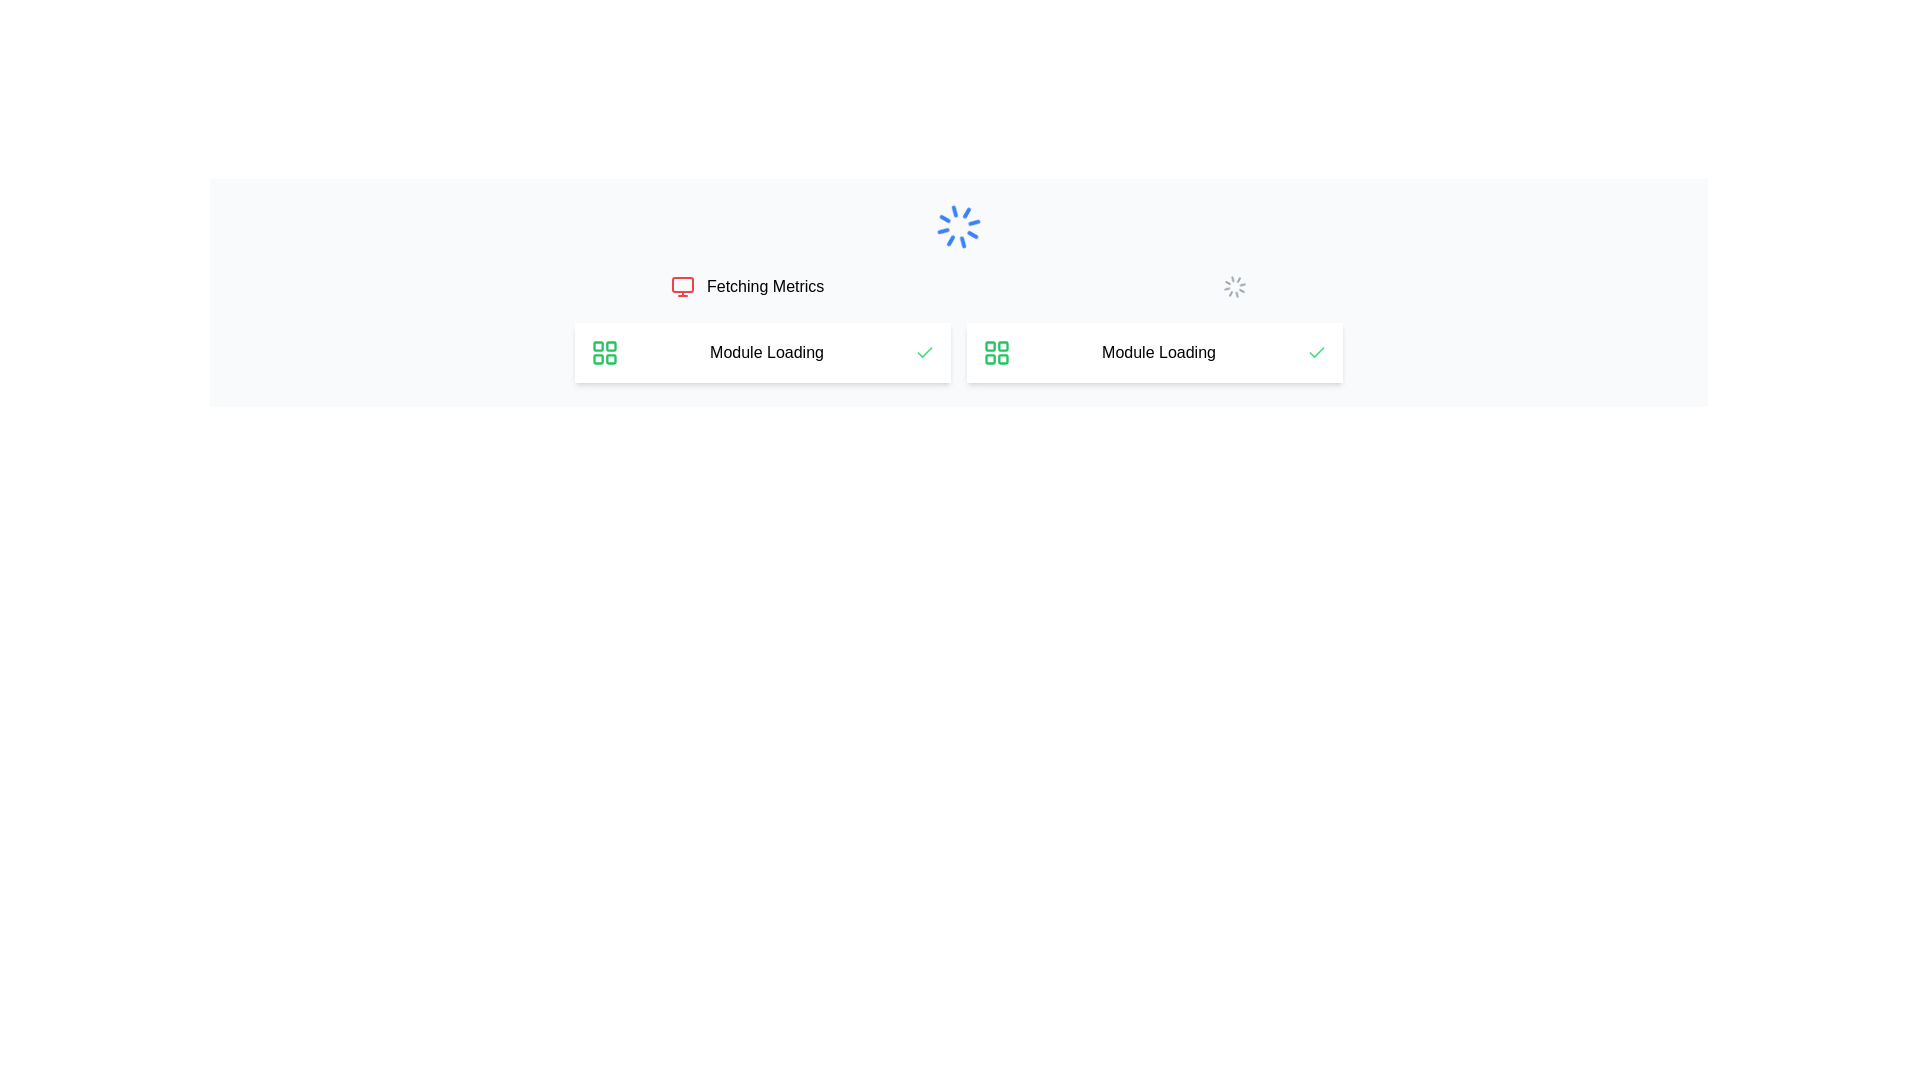 The image size is (1920, 1080). Describe the element at coordinates (603, 352) in the screenshot. I see `the grid icon located within the 'Module Loading' panel, positioned on the left side adjacent to the text and before the green checkmark icon` at that location.